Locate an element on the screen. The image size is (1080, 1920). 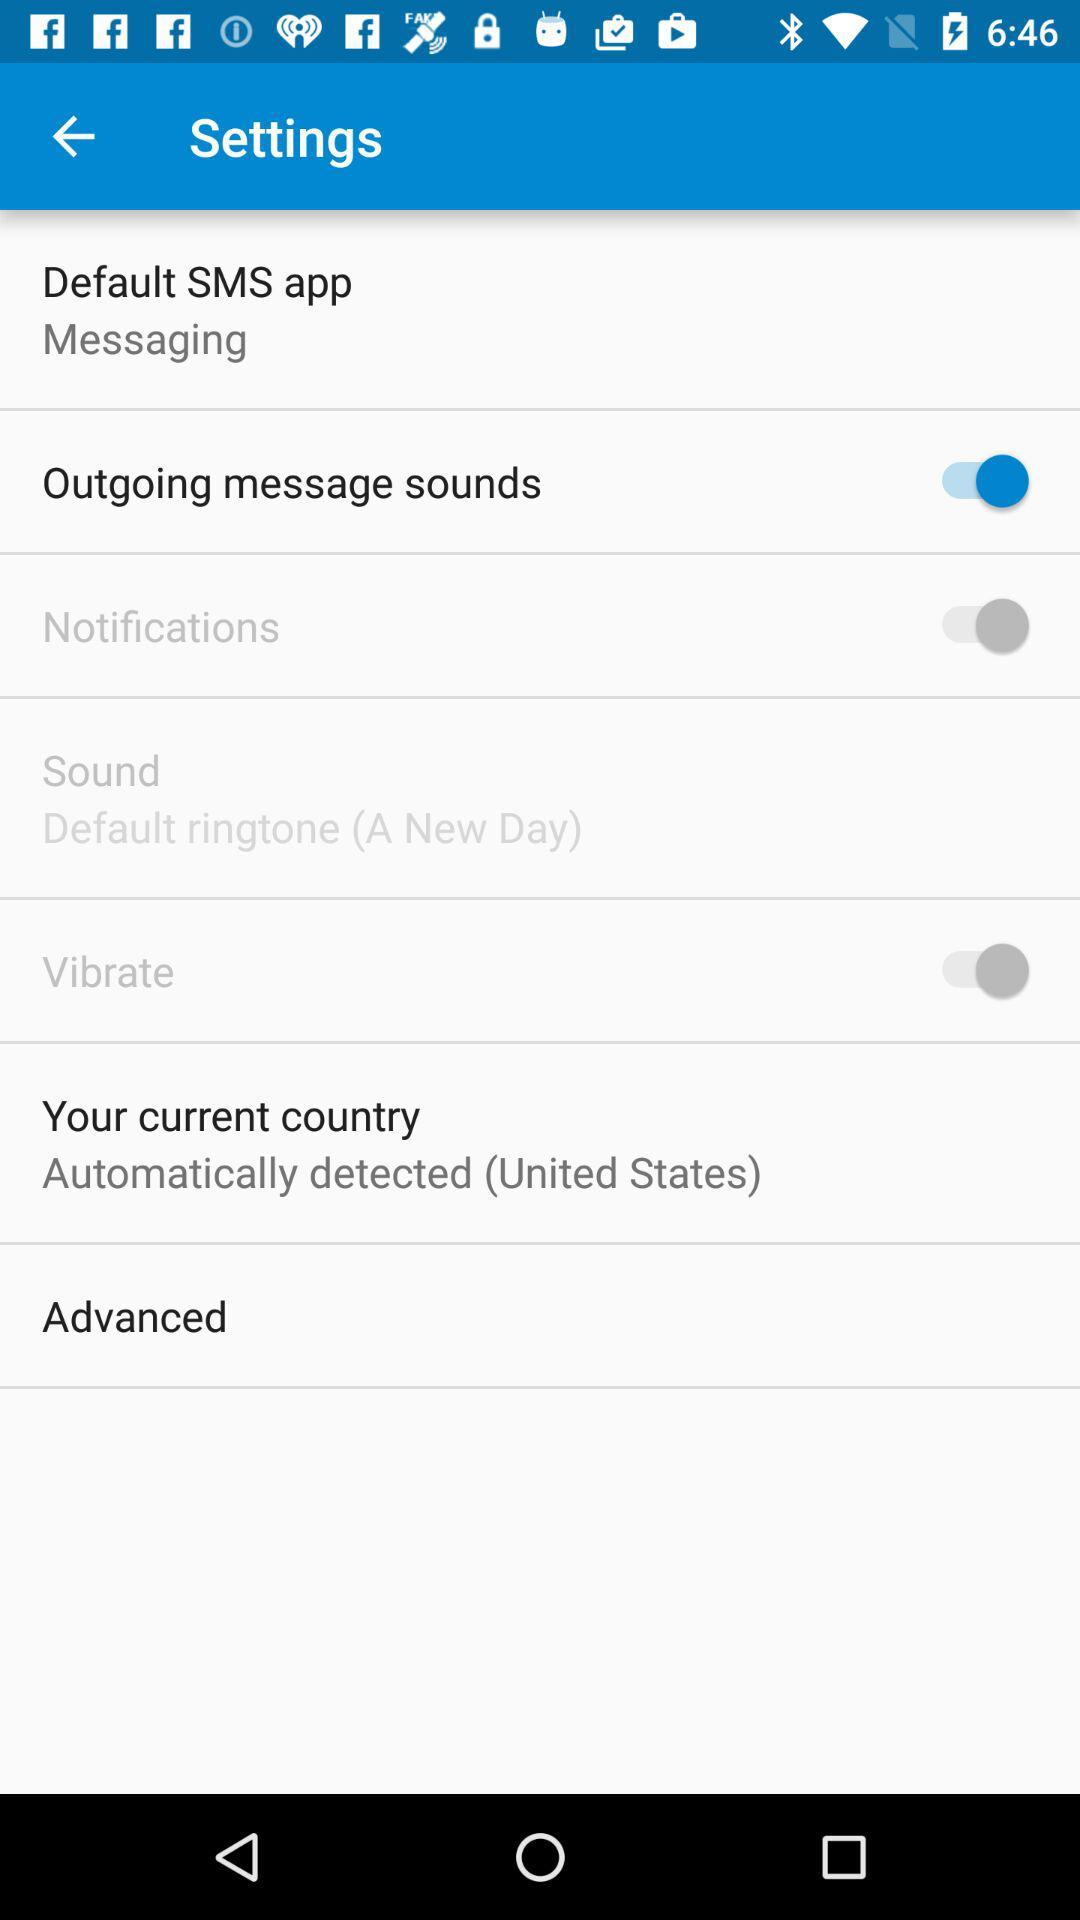
messaging icon is located at coordinates (143, 337).